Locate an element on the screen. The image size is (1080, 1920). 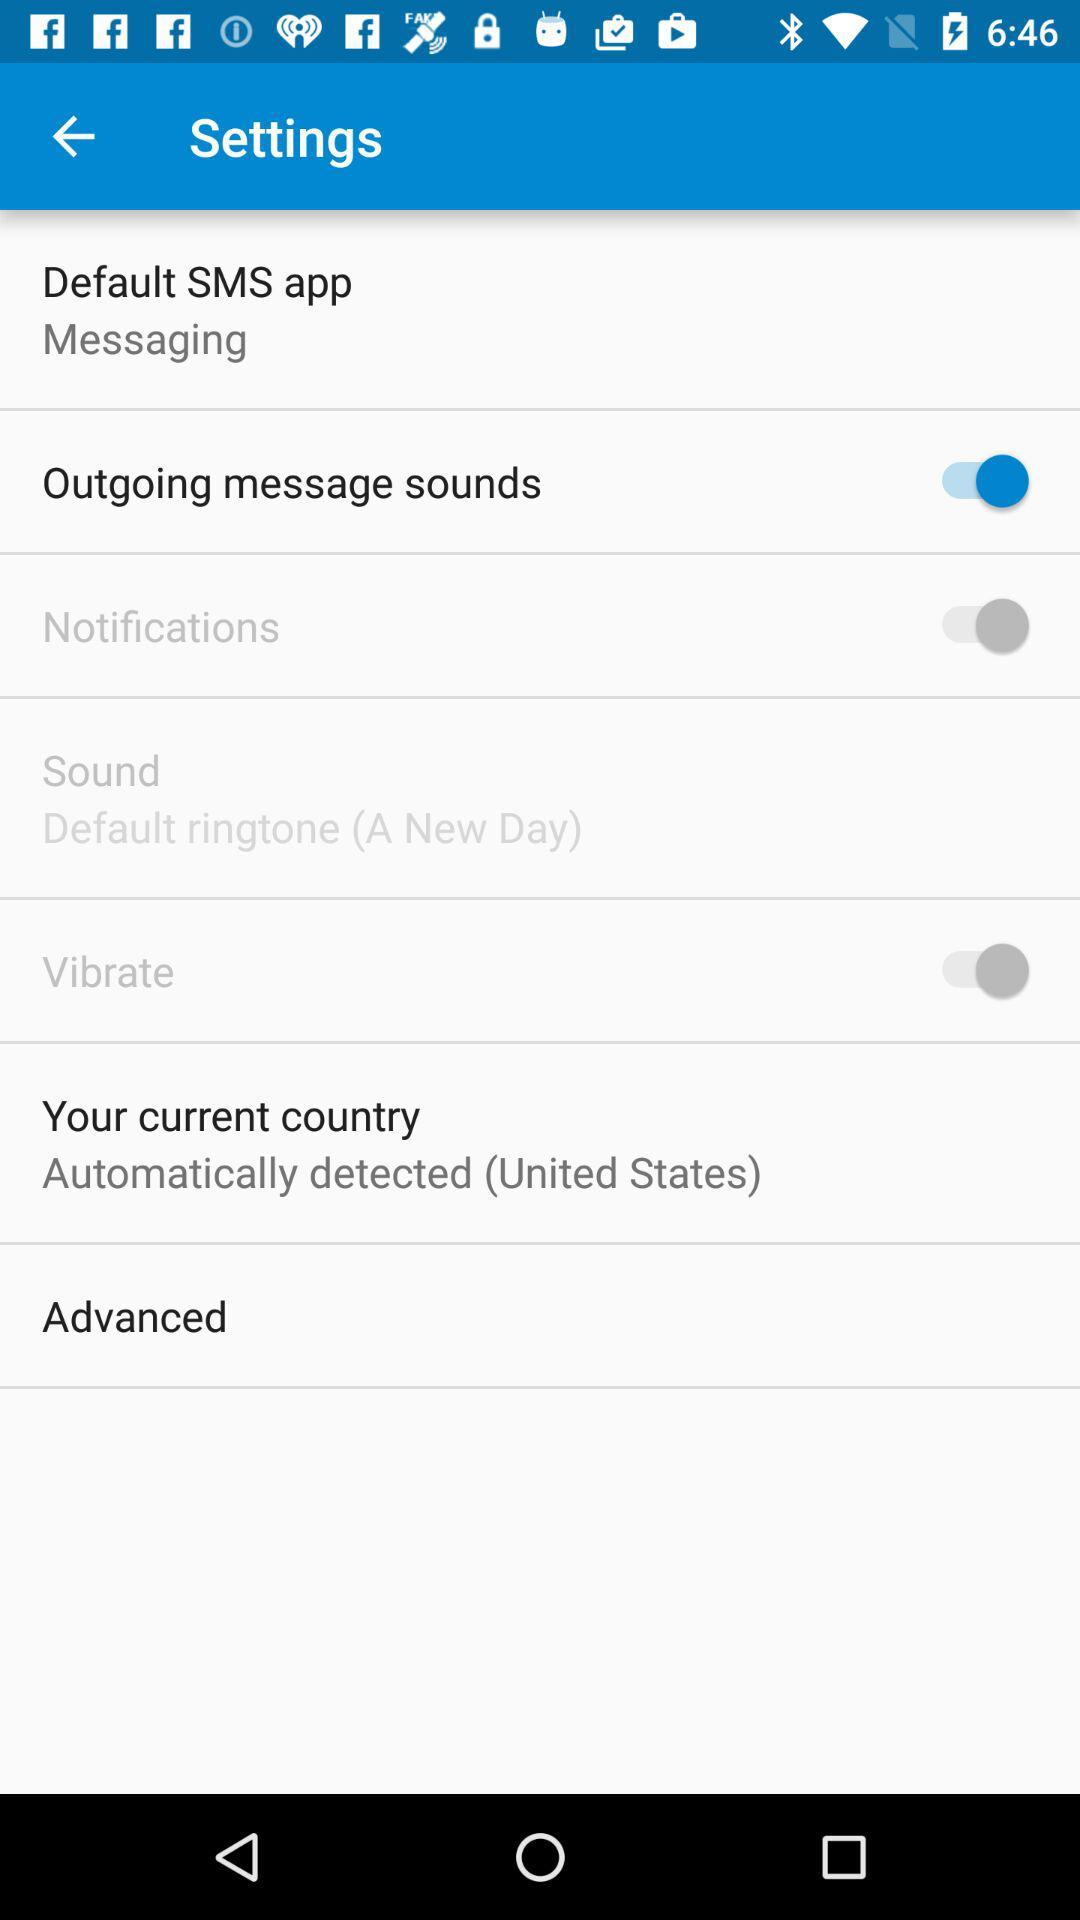
messaging icon is located at coordinates (143, 337).